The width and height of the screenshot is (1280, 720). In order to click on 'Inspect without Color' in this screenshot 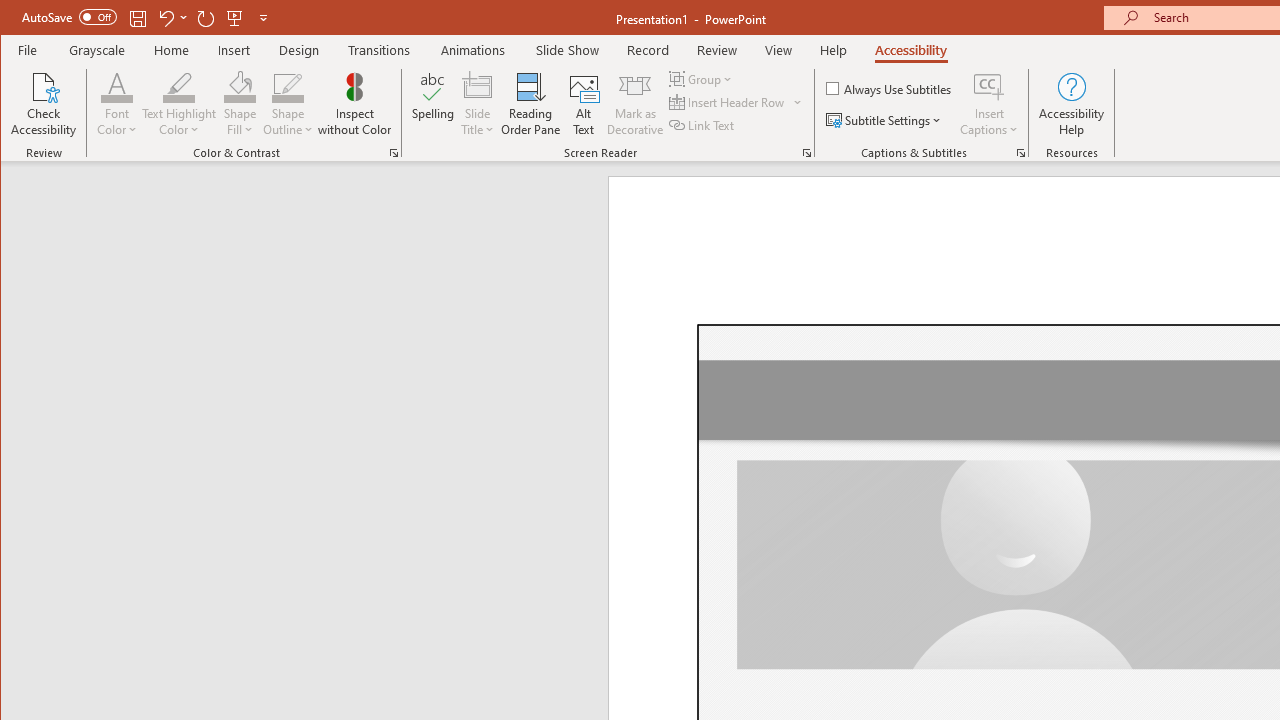, I will do `click(355, 104)`.